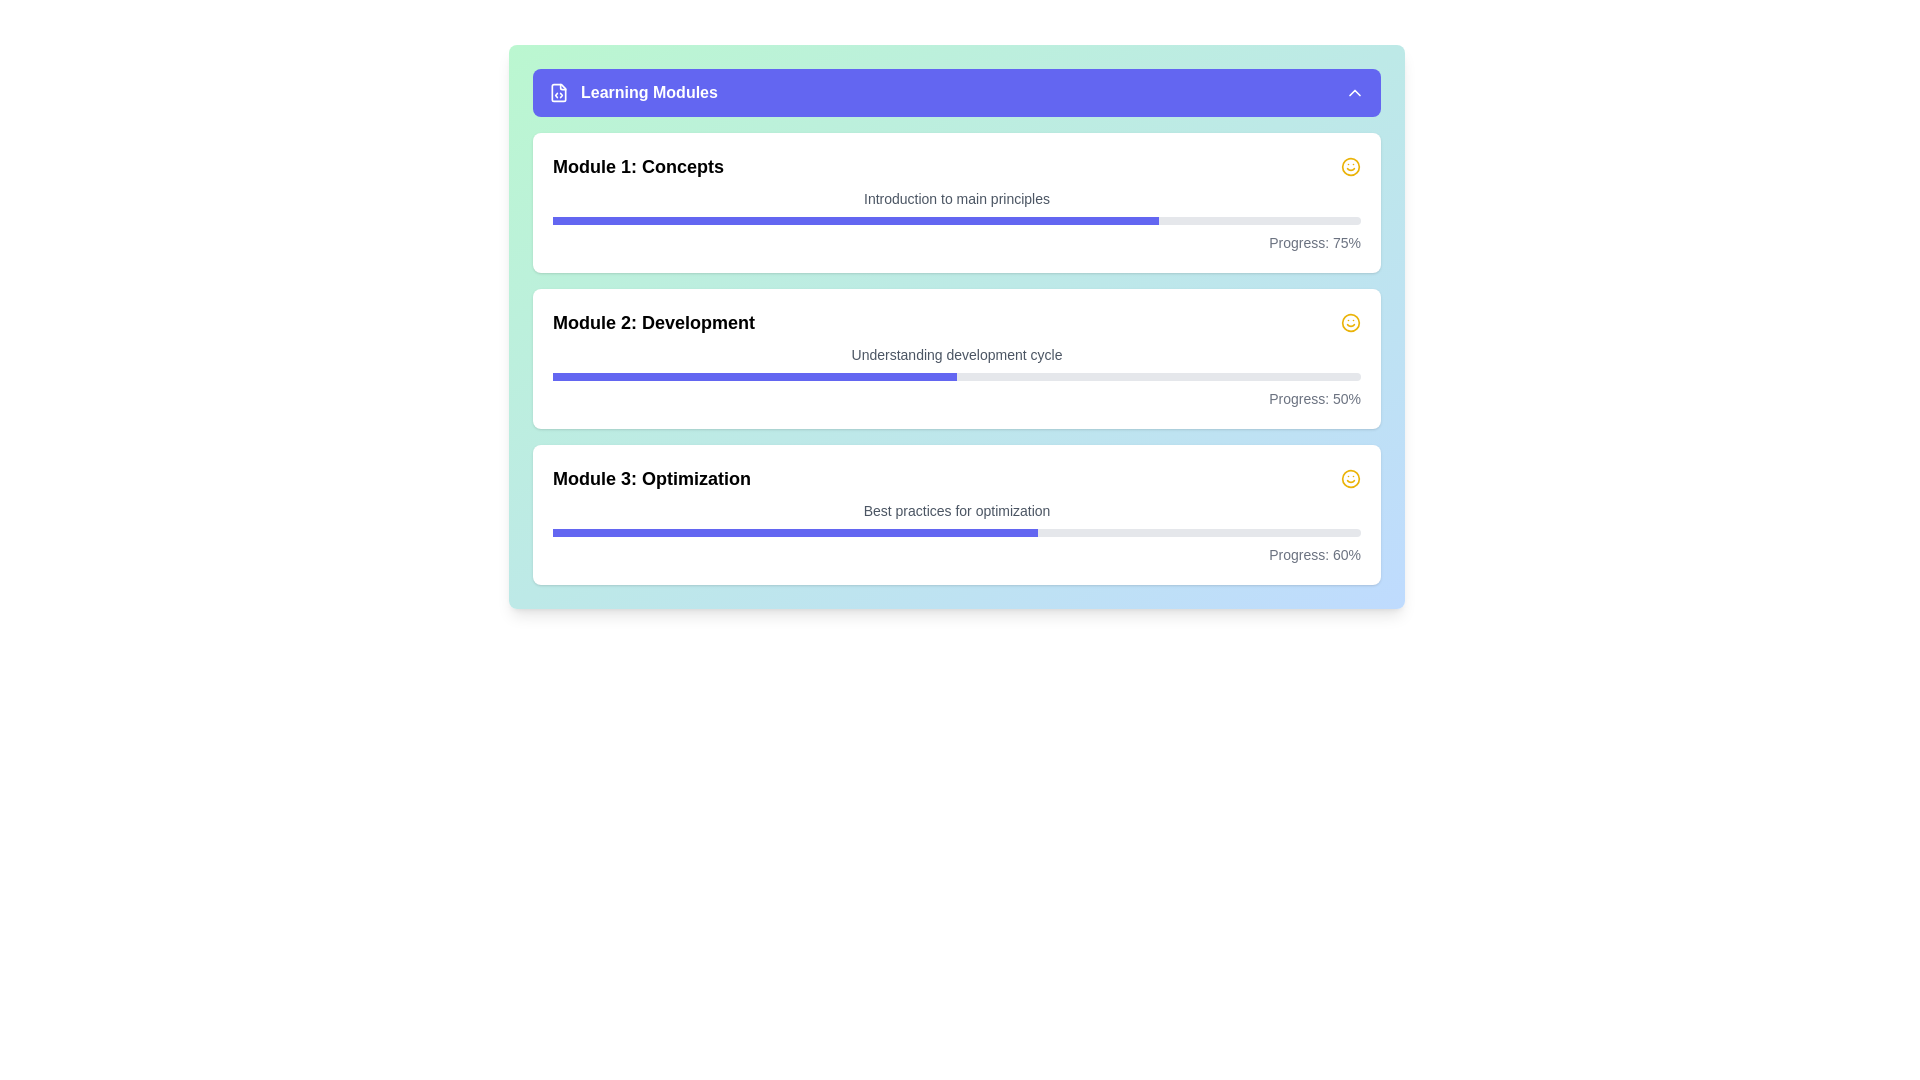  I want to click on the progress bar located within the 'Module 1: Concepts' card, which is gray with a blue segment indicating 75% completion, so click(955, 220).